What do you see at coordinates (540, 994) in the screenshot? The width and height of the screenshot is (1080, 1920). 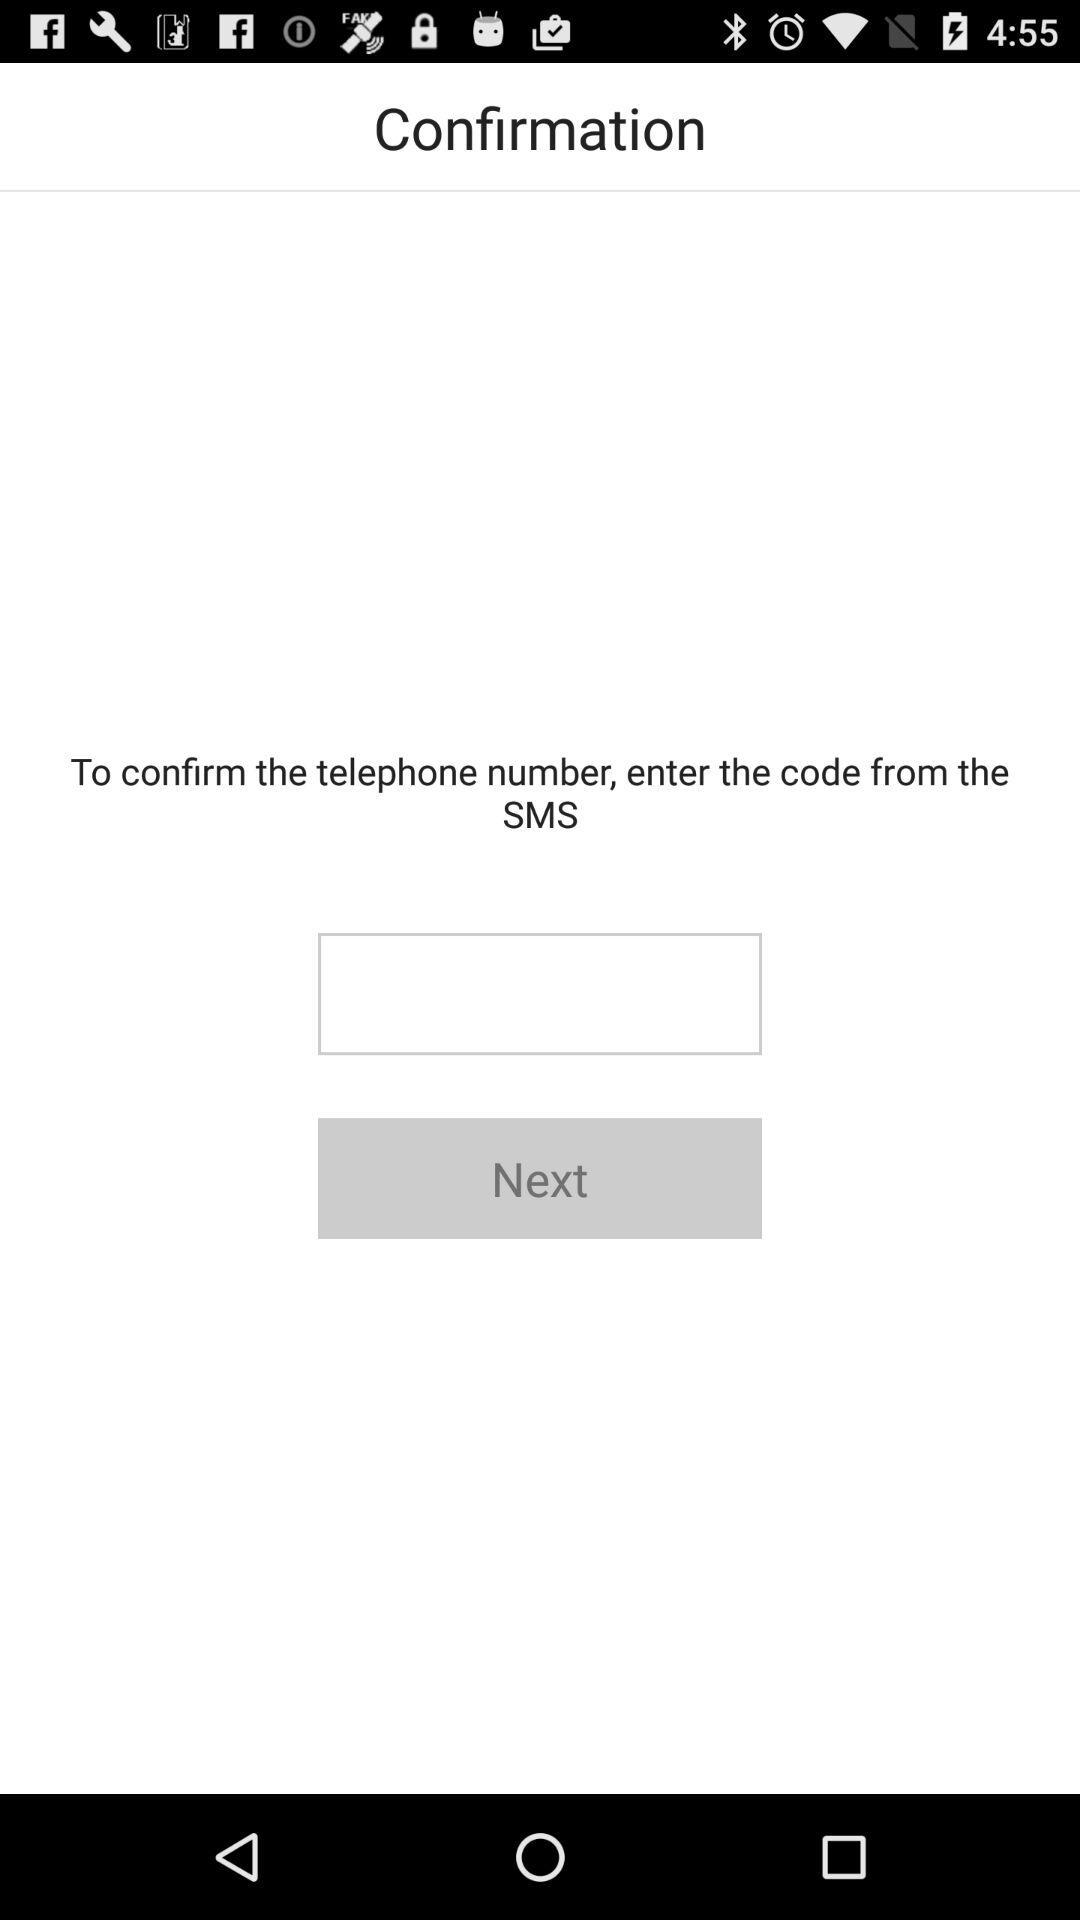 I see `icon below the to confirm the` at bounding box center [540, 994].